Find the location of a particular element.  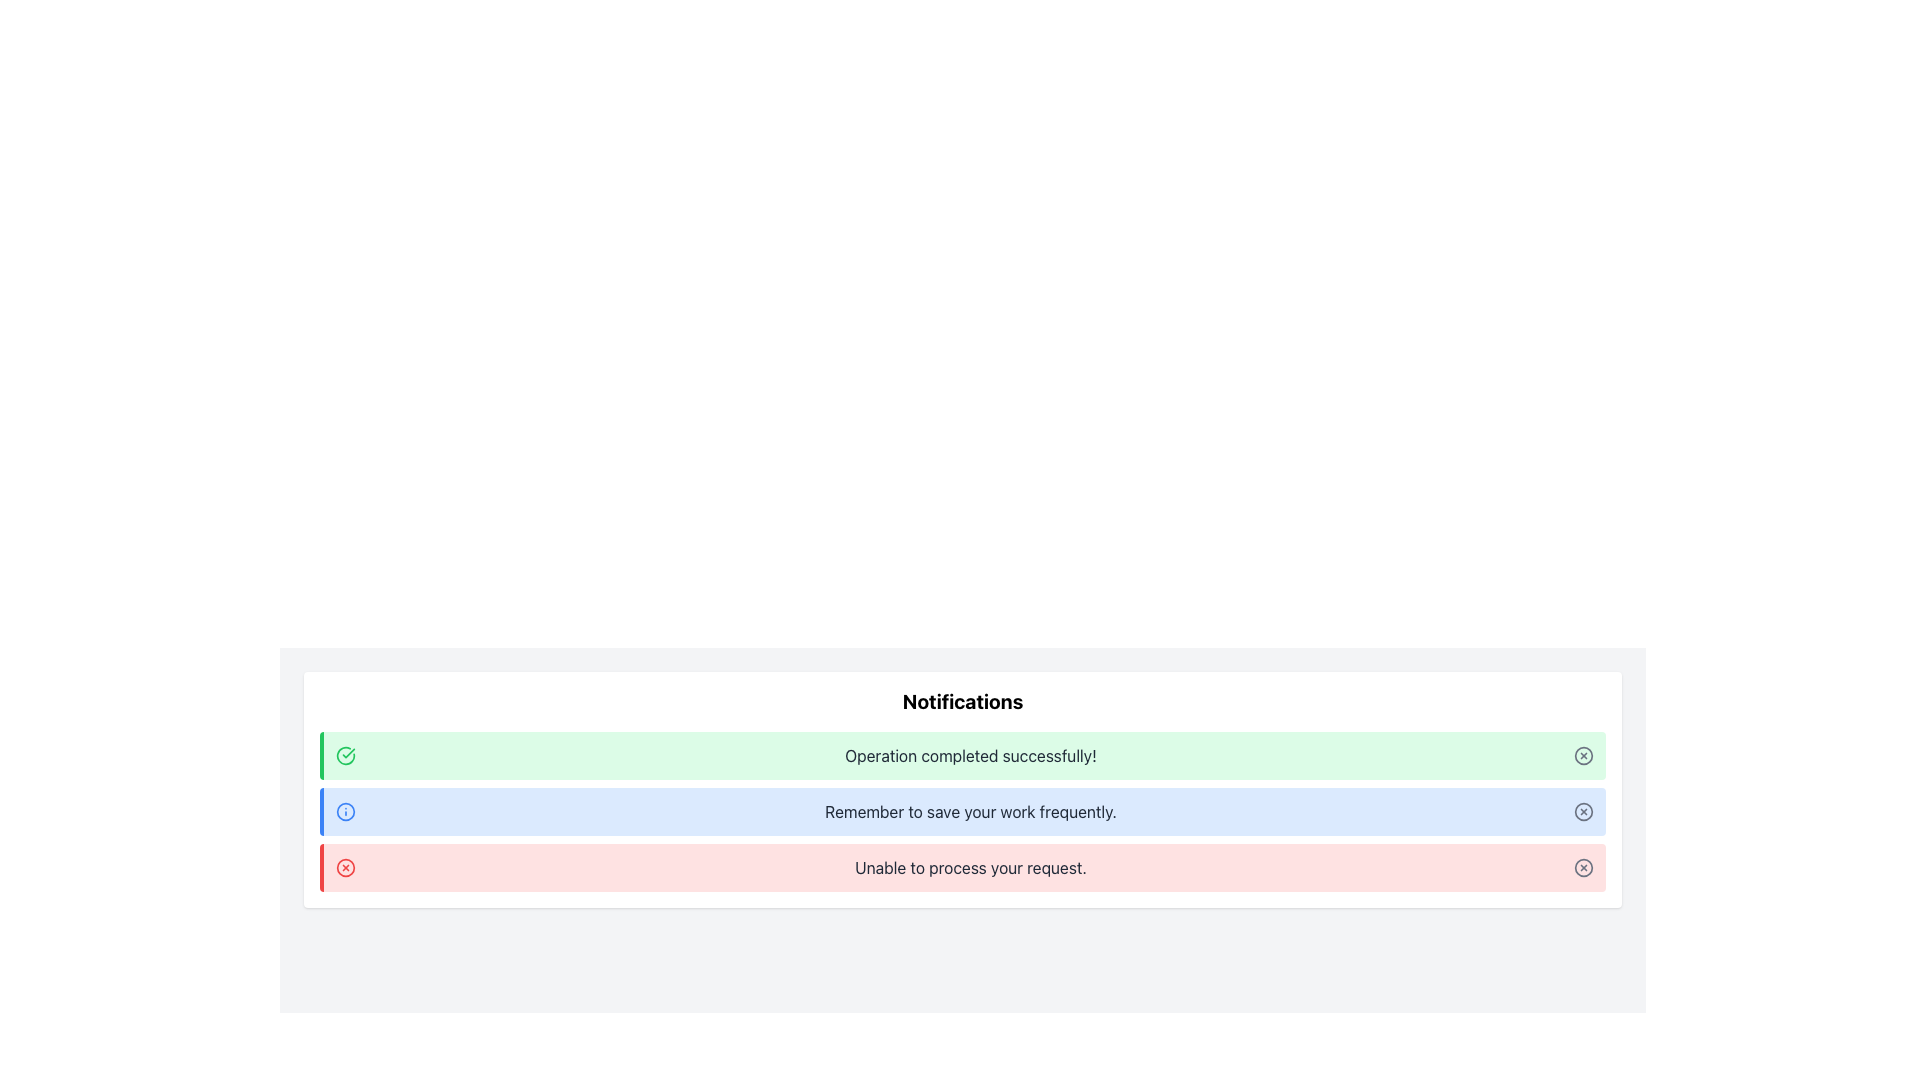

the circular UI element with a blue border and white fill, which is part of the information icon located in the left region of the blue notification bar is located at coordinates (345, 812).